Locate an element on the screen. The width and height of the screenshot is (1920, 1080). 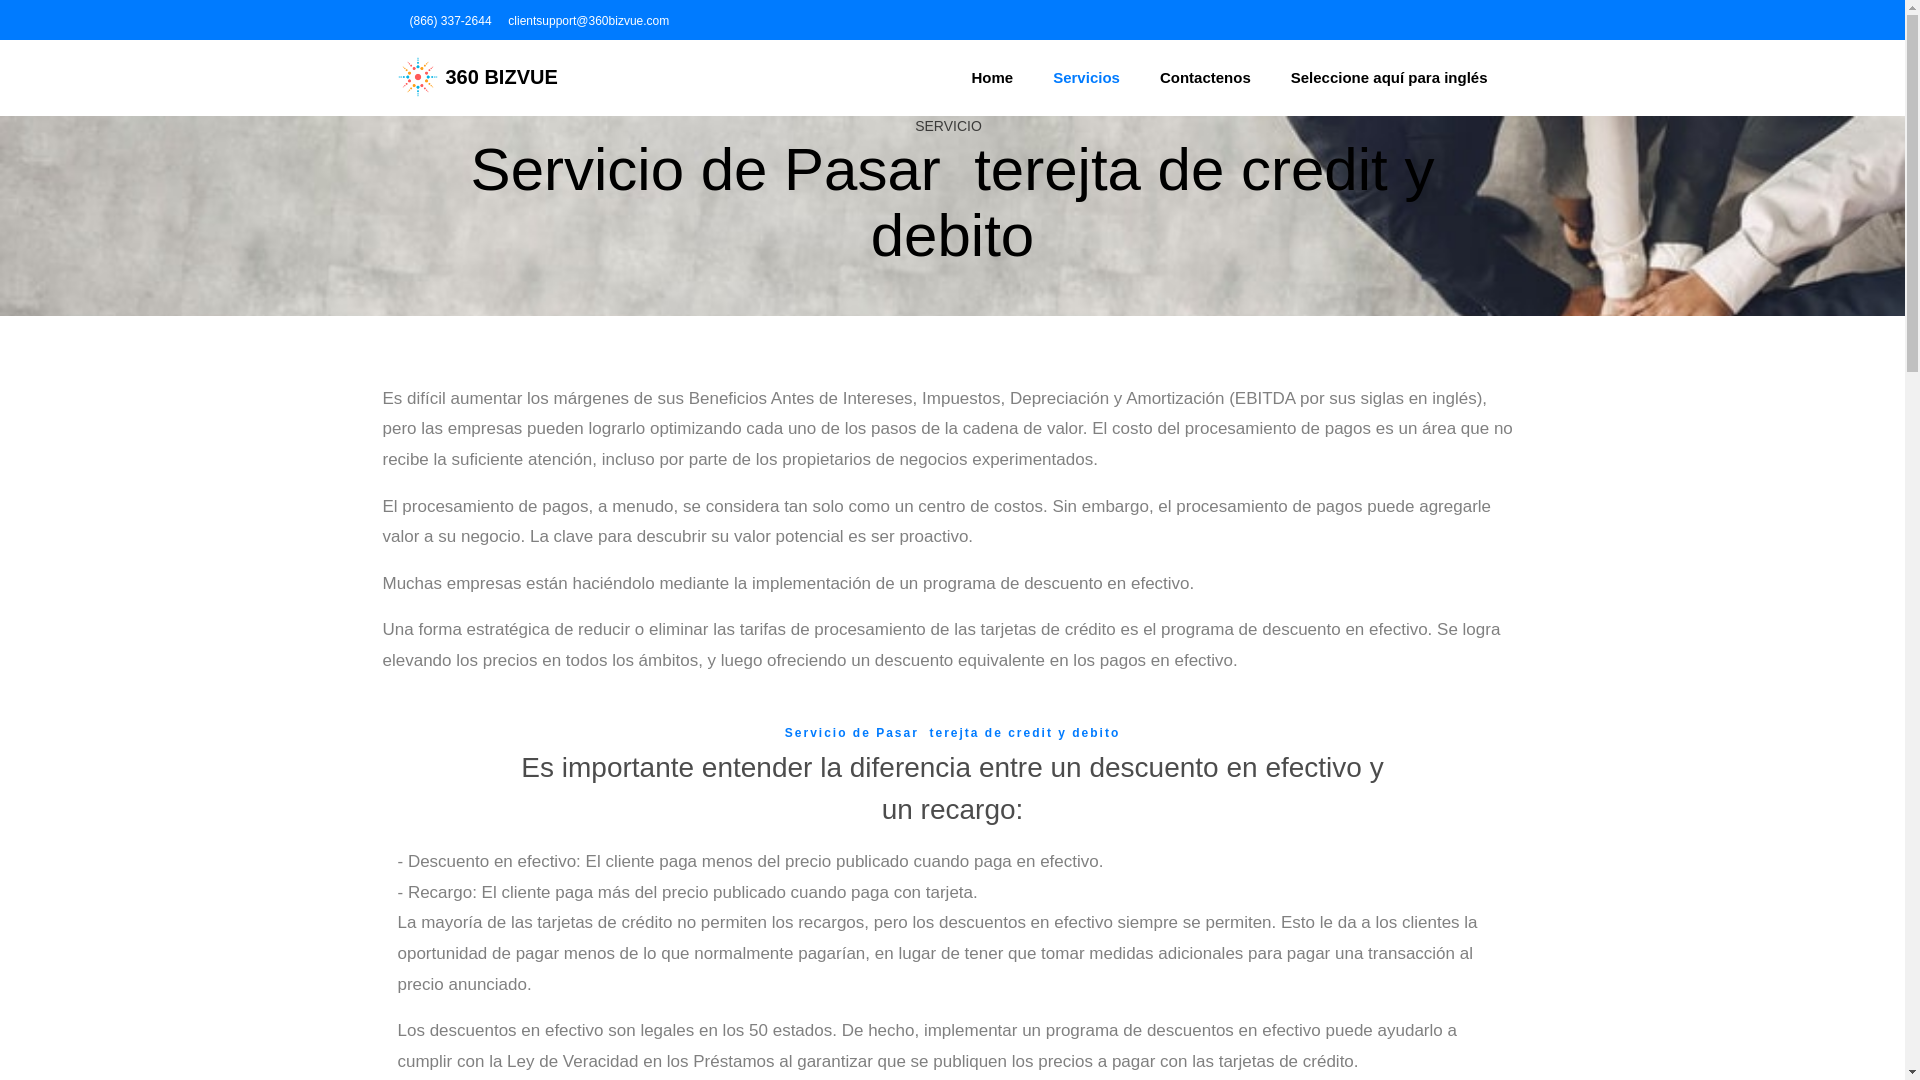
'SERVICIO' is located at coordinates (947, 126).